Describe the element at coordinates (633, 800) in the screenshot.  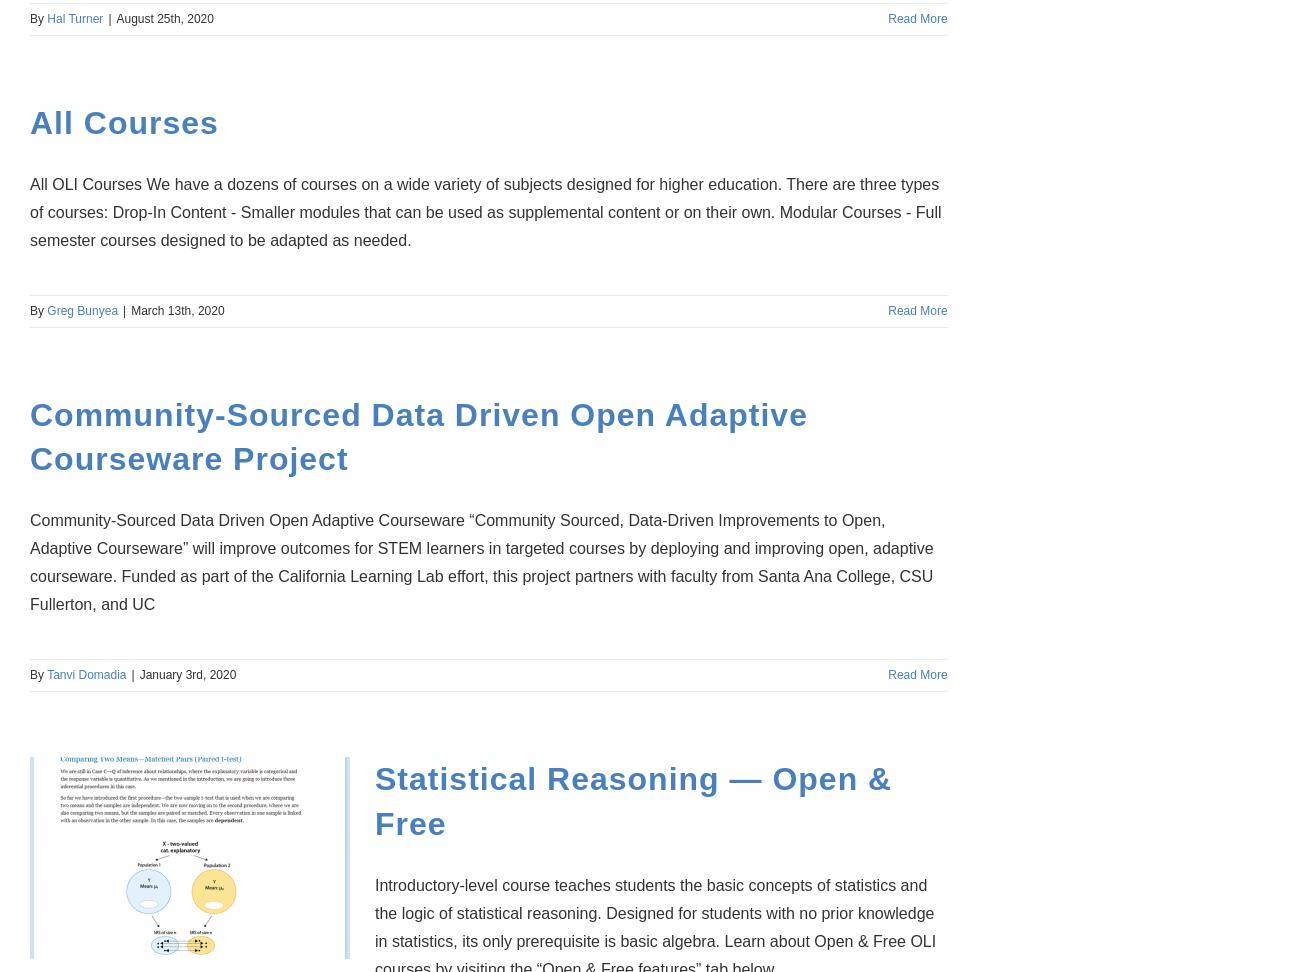
I see `'Statistical Reasoning — Open & Free'` at that location.